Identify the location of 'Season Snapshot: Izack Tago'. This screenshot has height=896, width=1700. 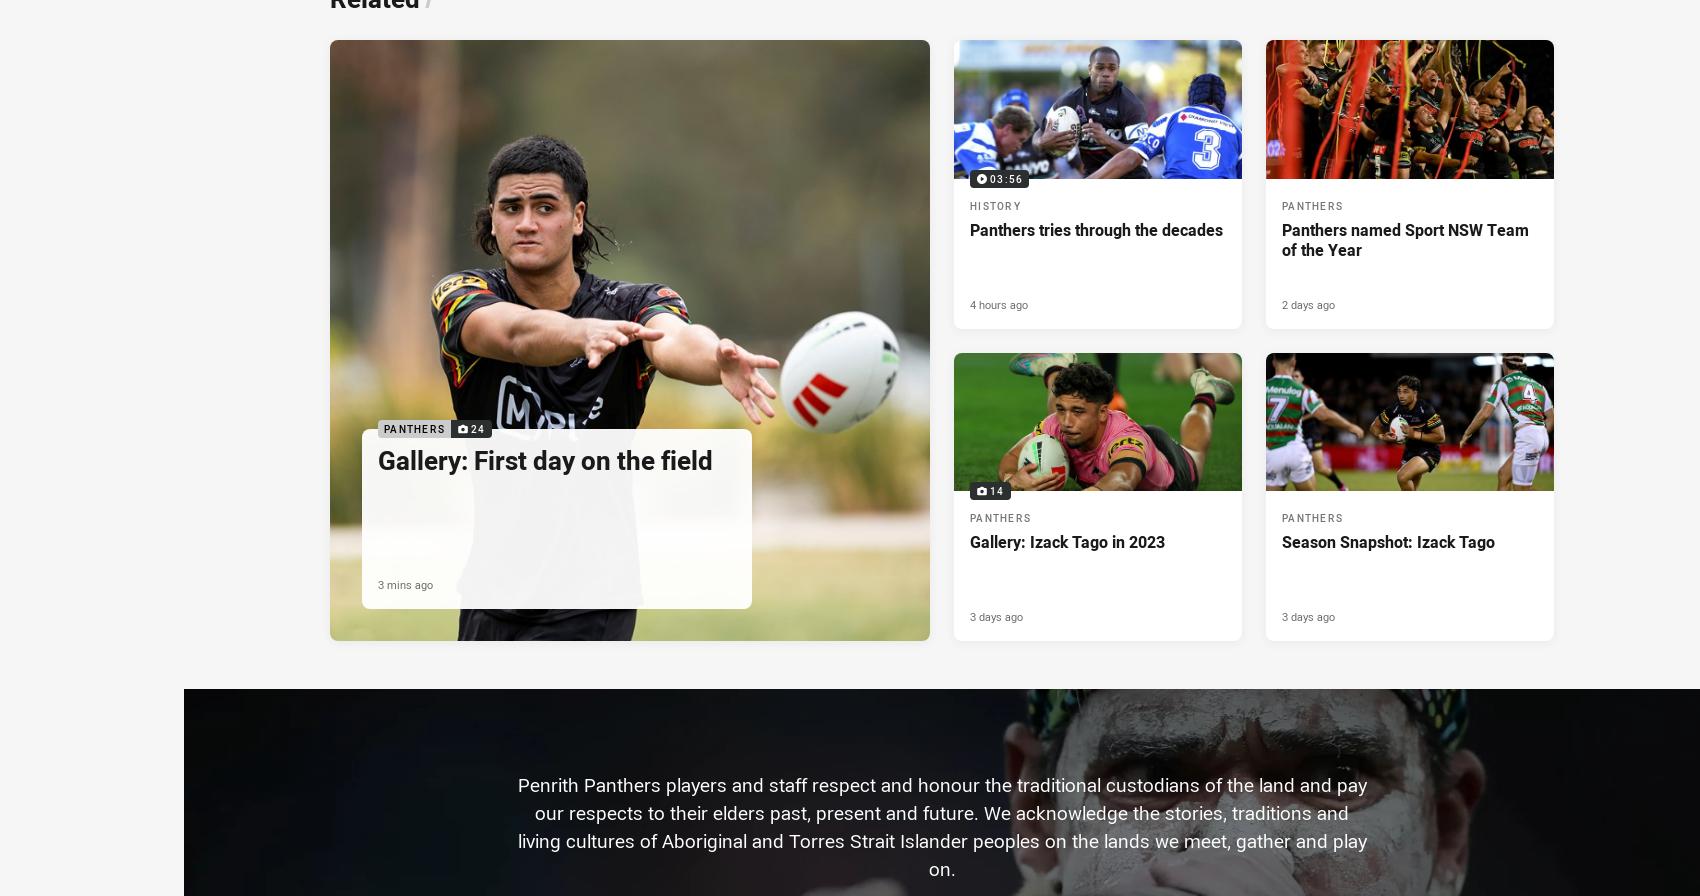
(1387, 541).